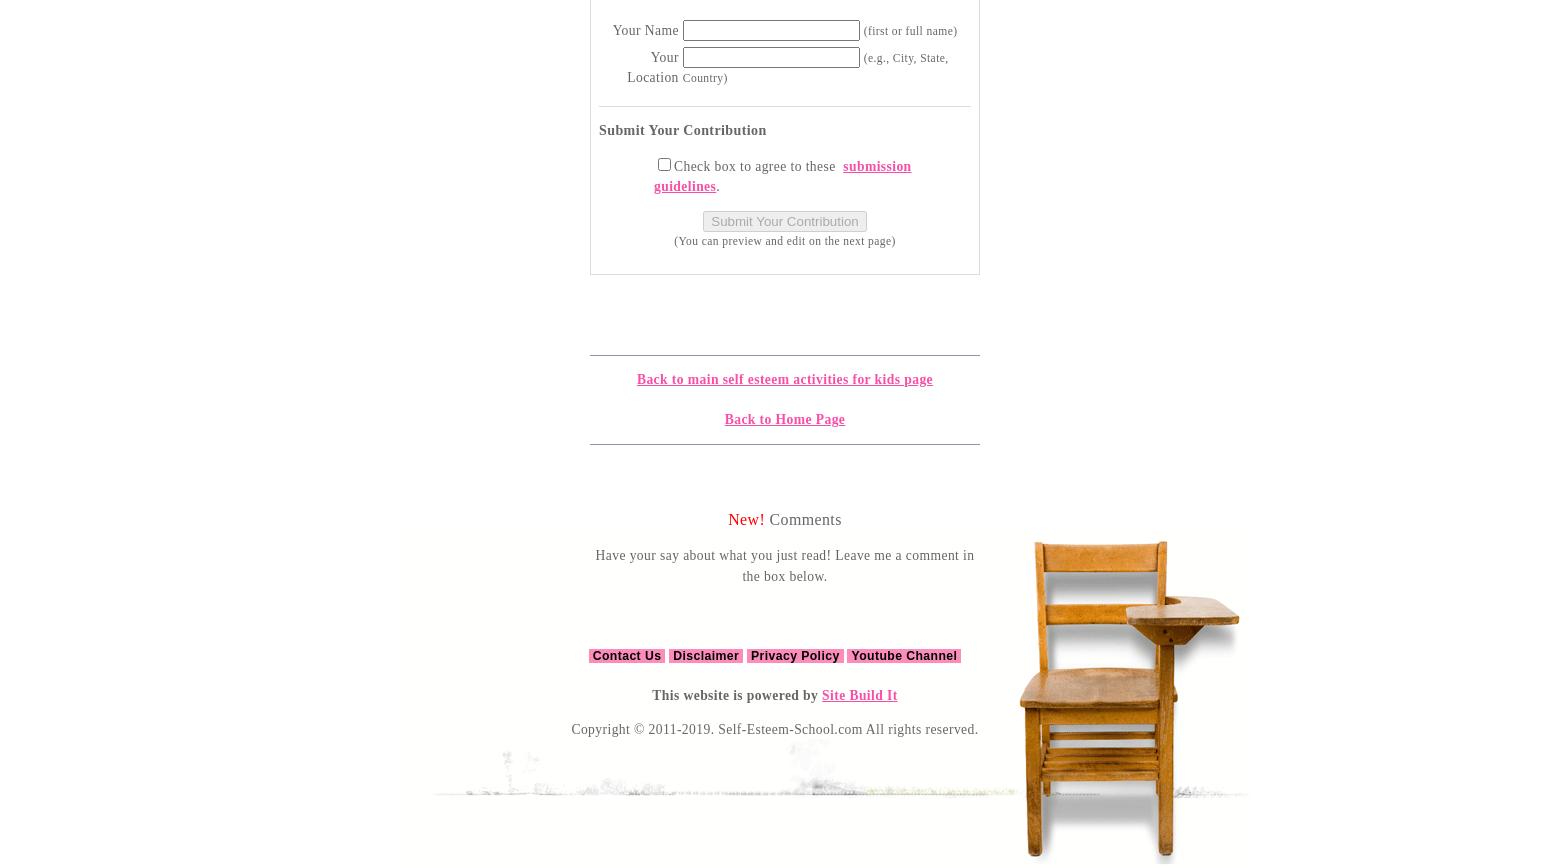  Describe the element at coordinates (625, 654) in the screenshot. I see `'Contact Us'` at that location.